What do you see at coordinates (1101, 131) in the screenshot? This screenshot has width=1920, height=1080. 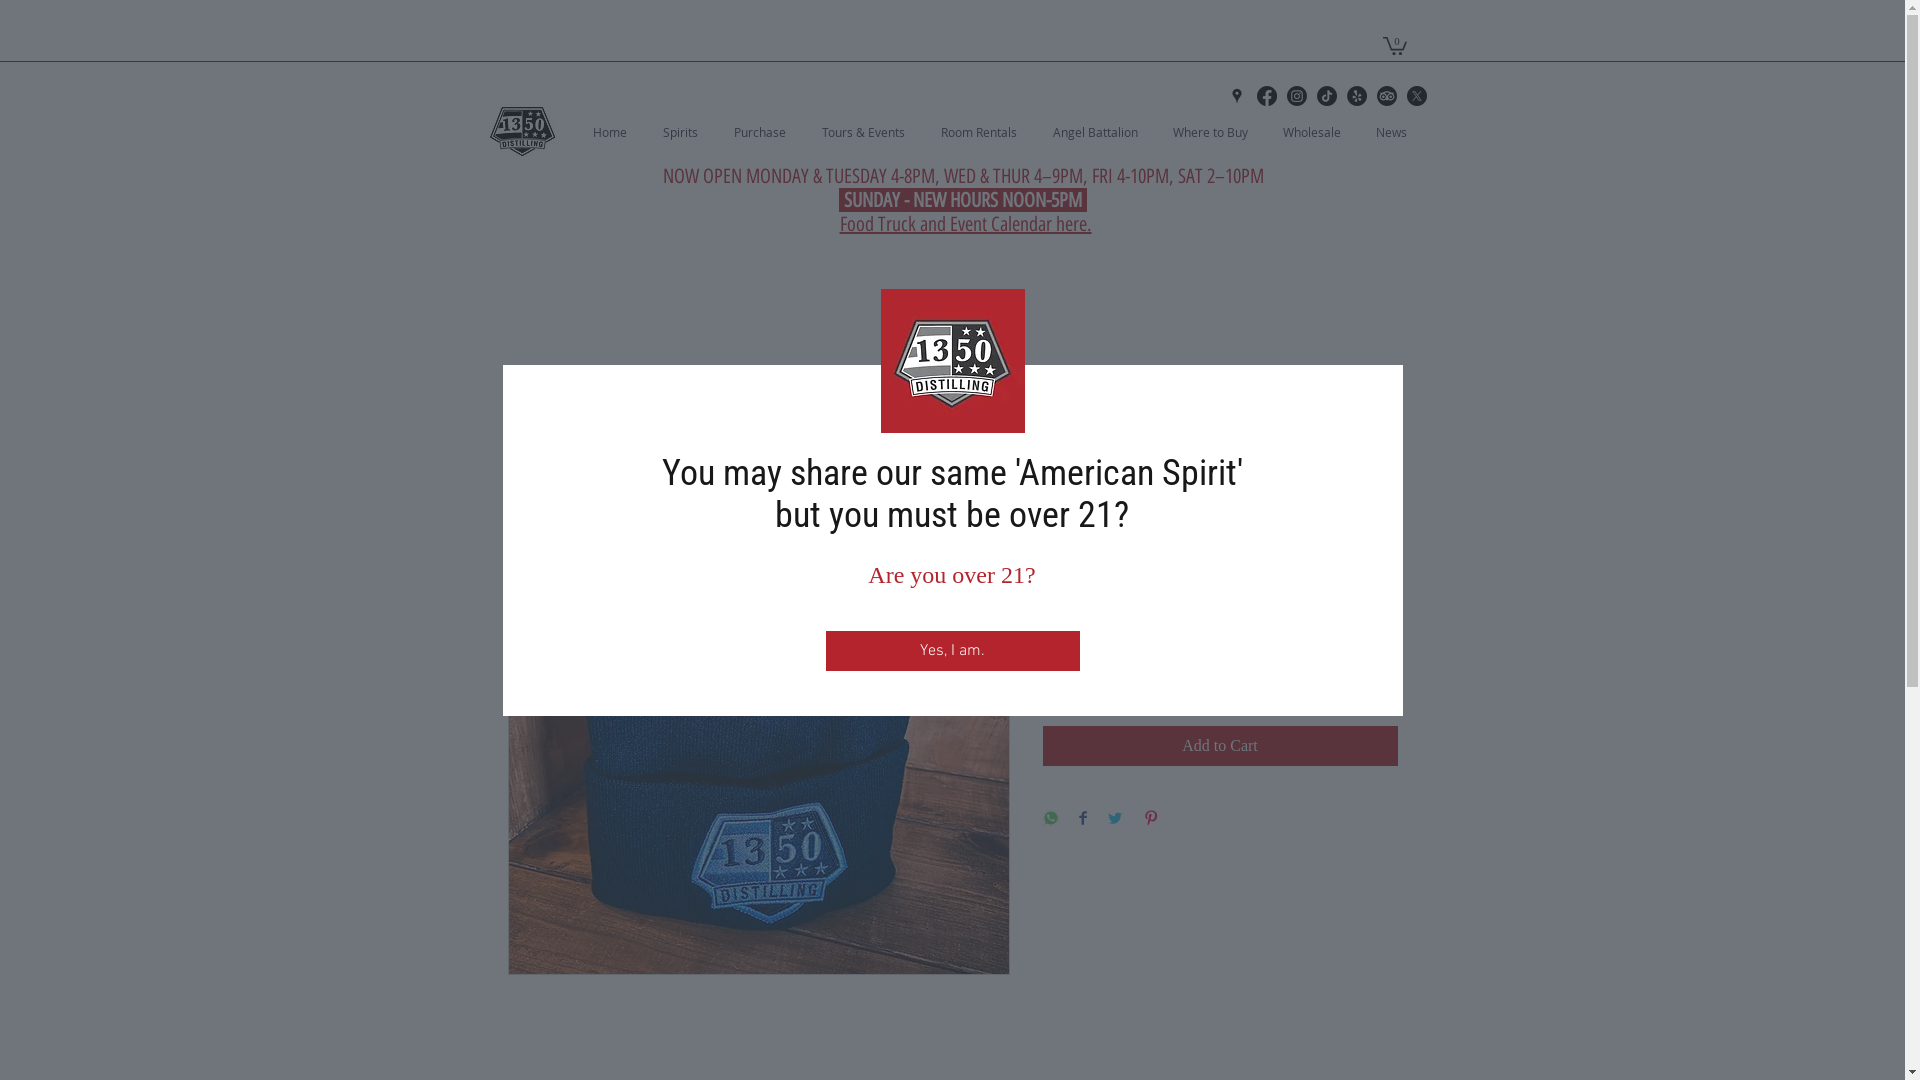 I see `'Angel Battalion'` at bounding box center [1101, 131].